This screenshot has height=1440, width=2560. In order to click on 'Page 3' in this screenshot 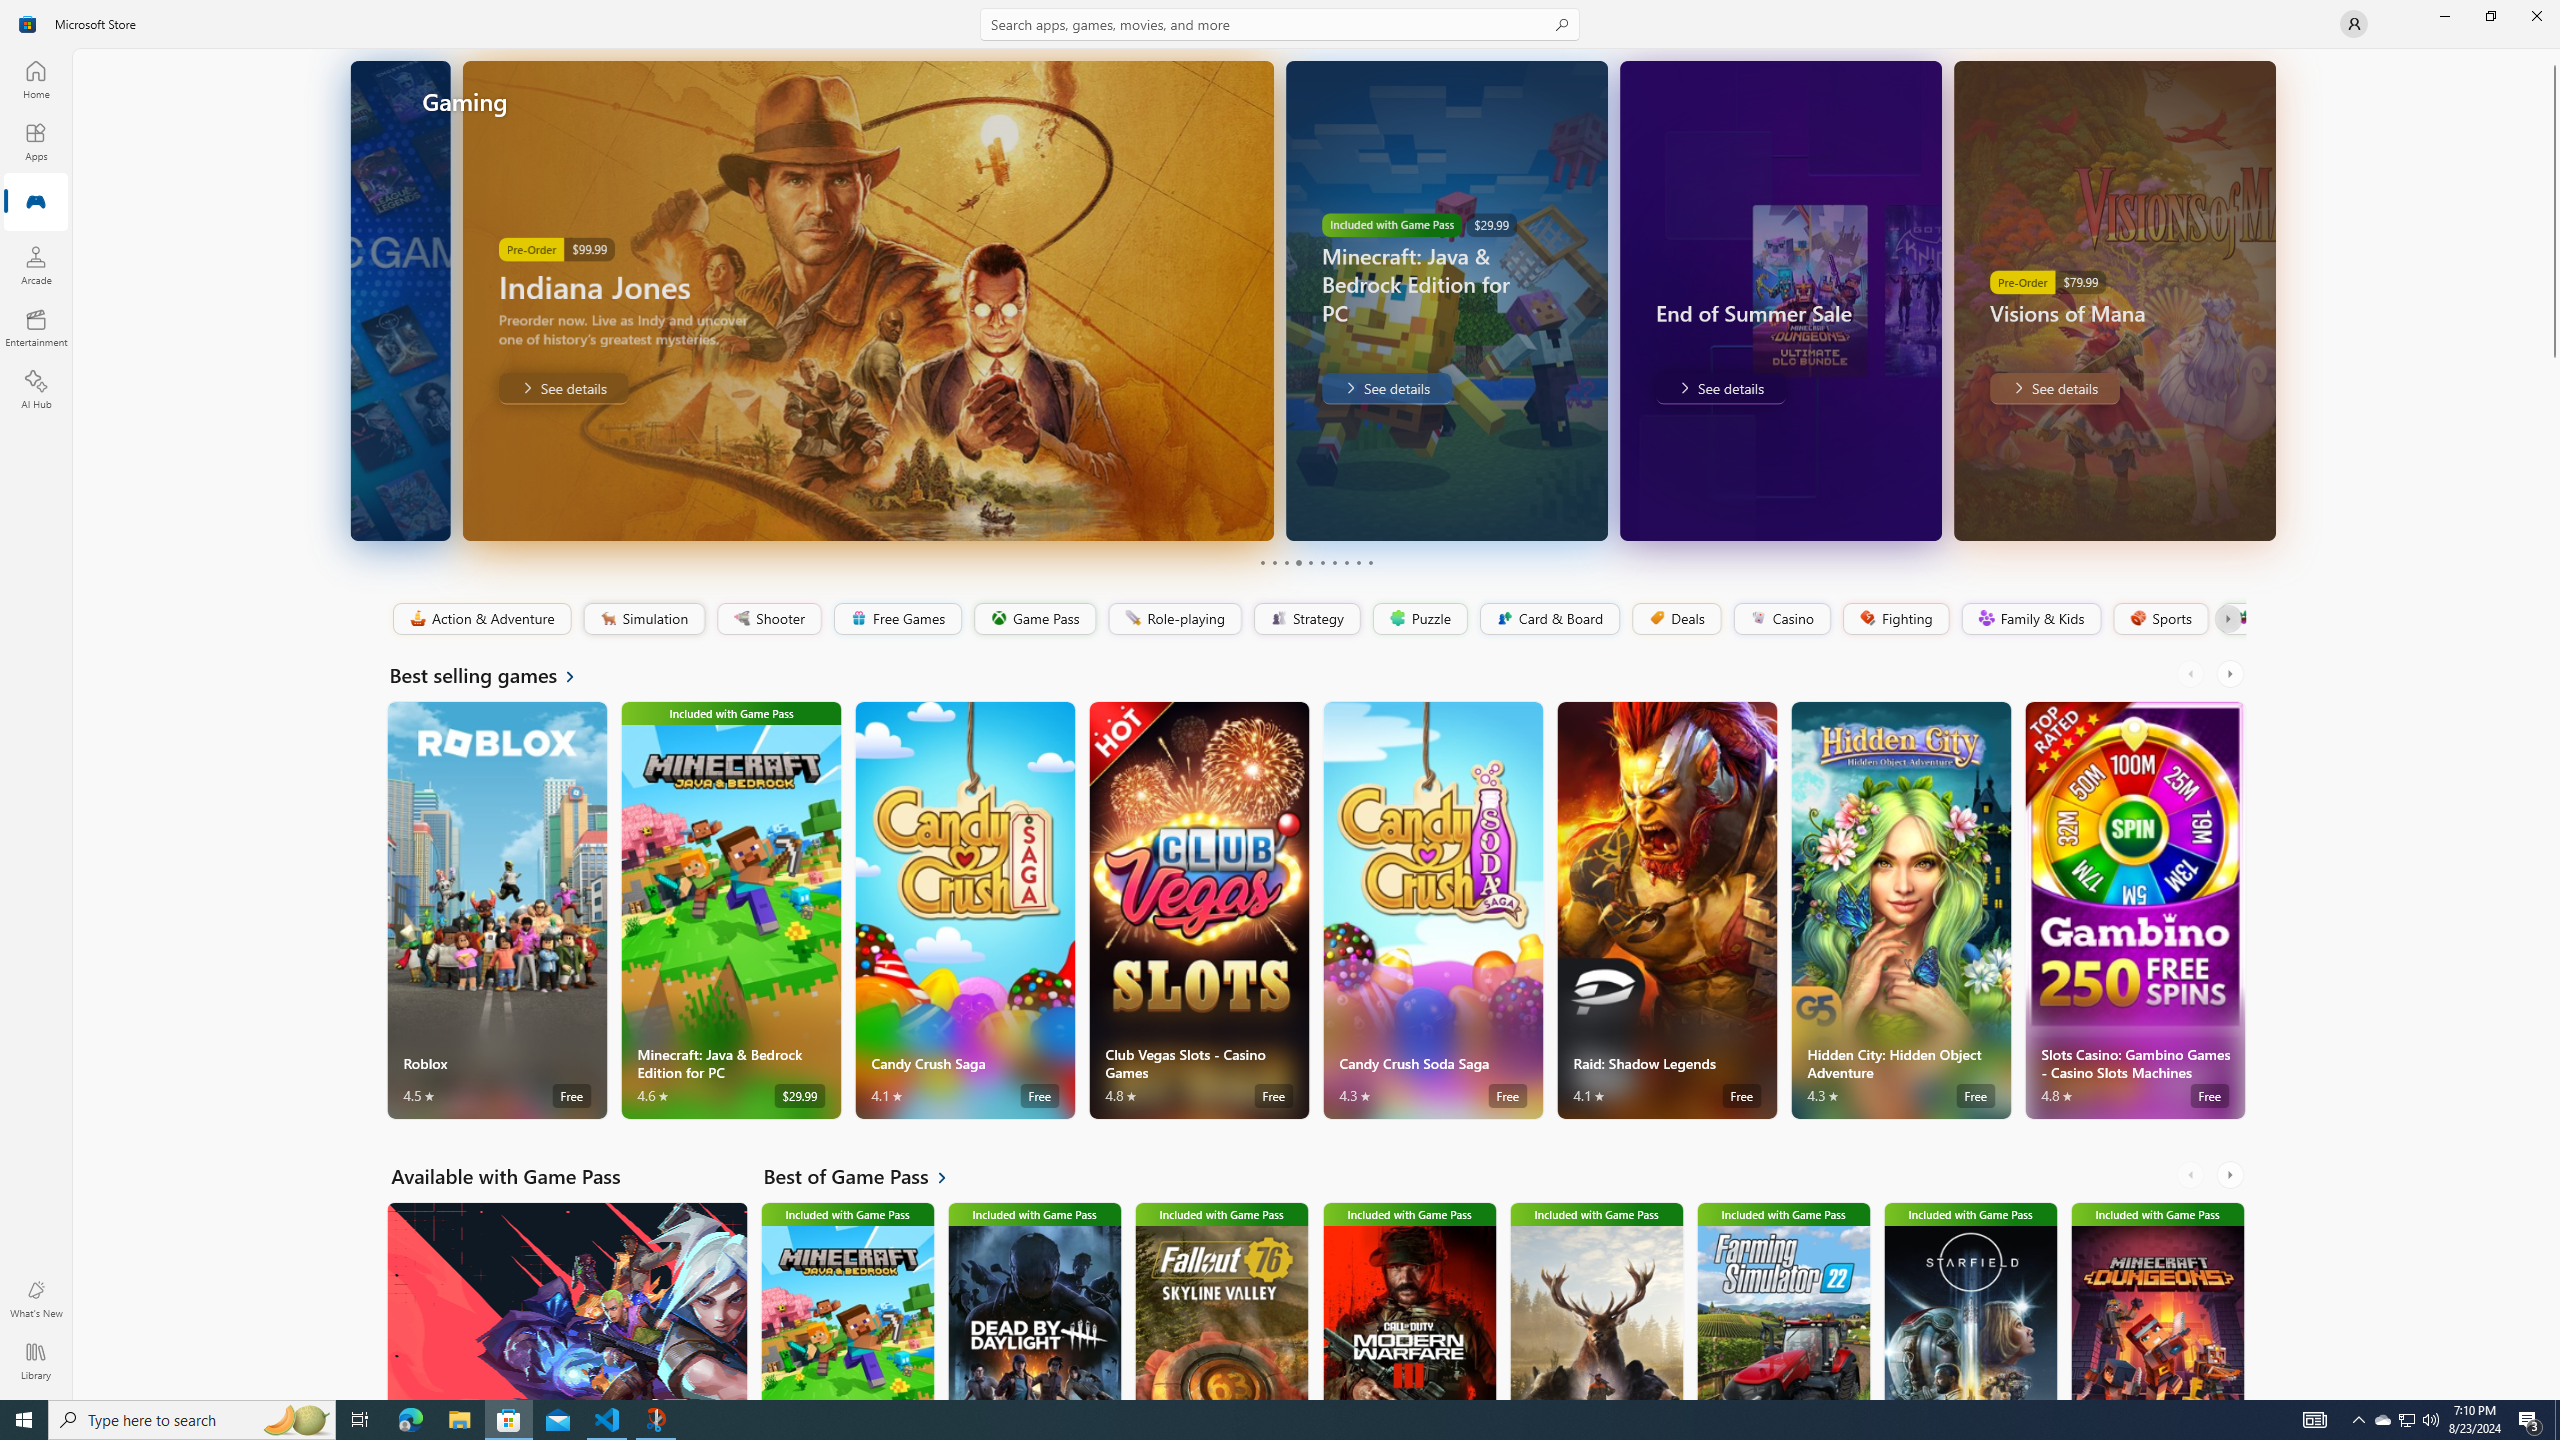, I will do `click(1285, 562)`.